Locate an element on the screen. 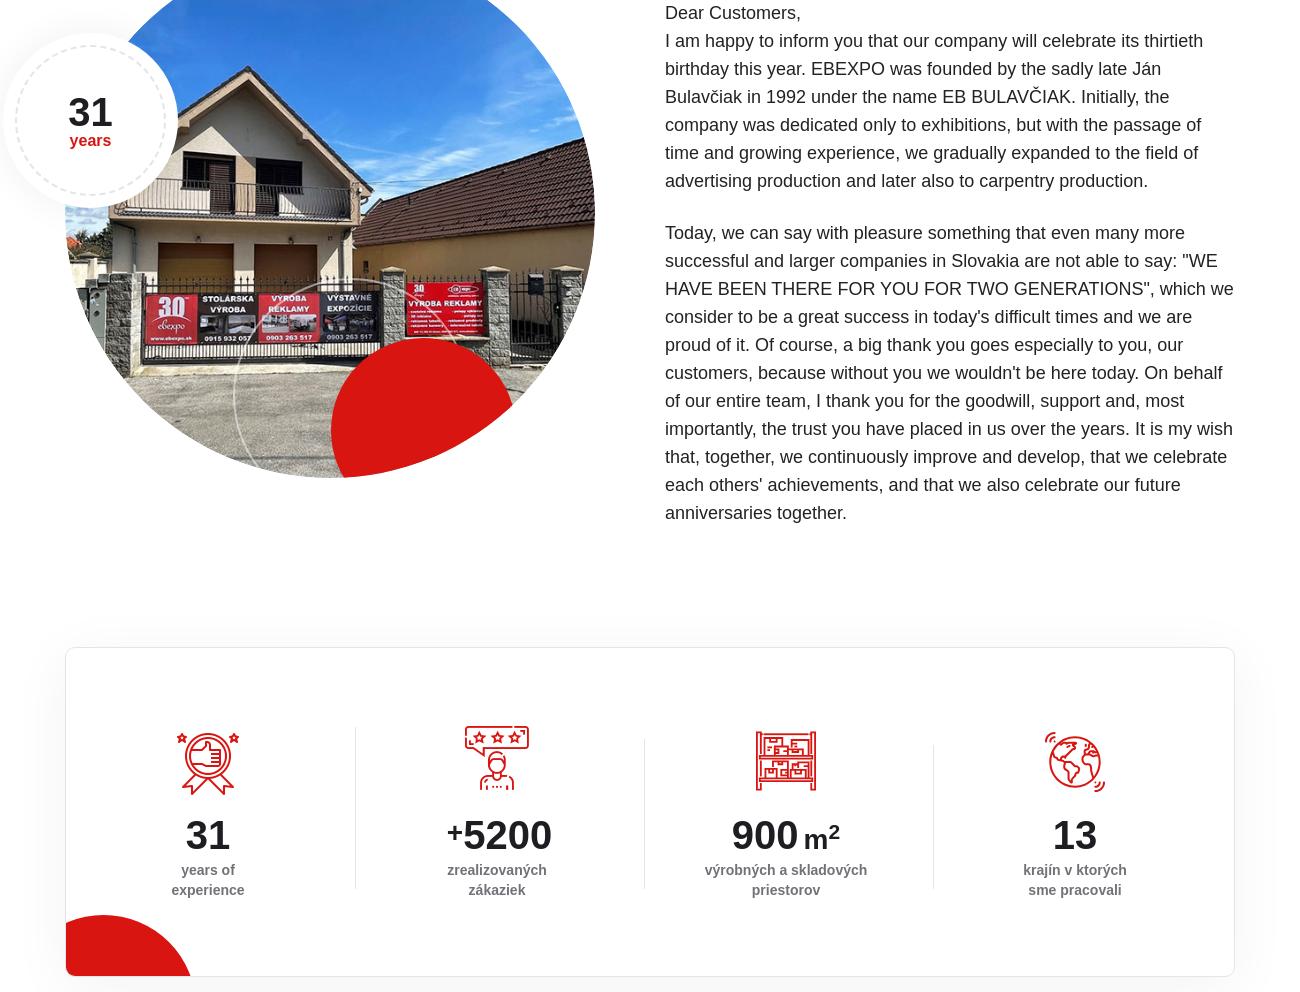 The height and width of the screenshot is (992, 1300). 'Portfolio' is located at coordinates (1092, 854).